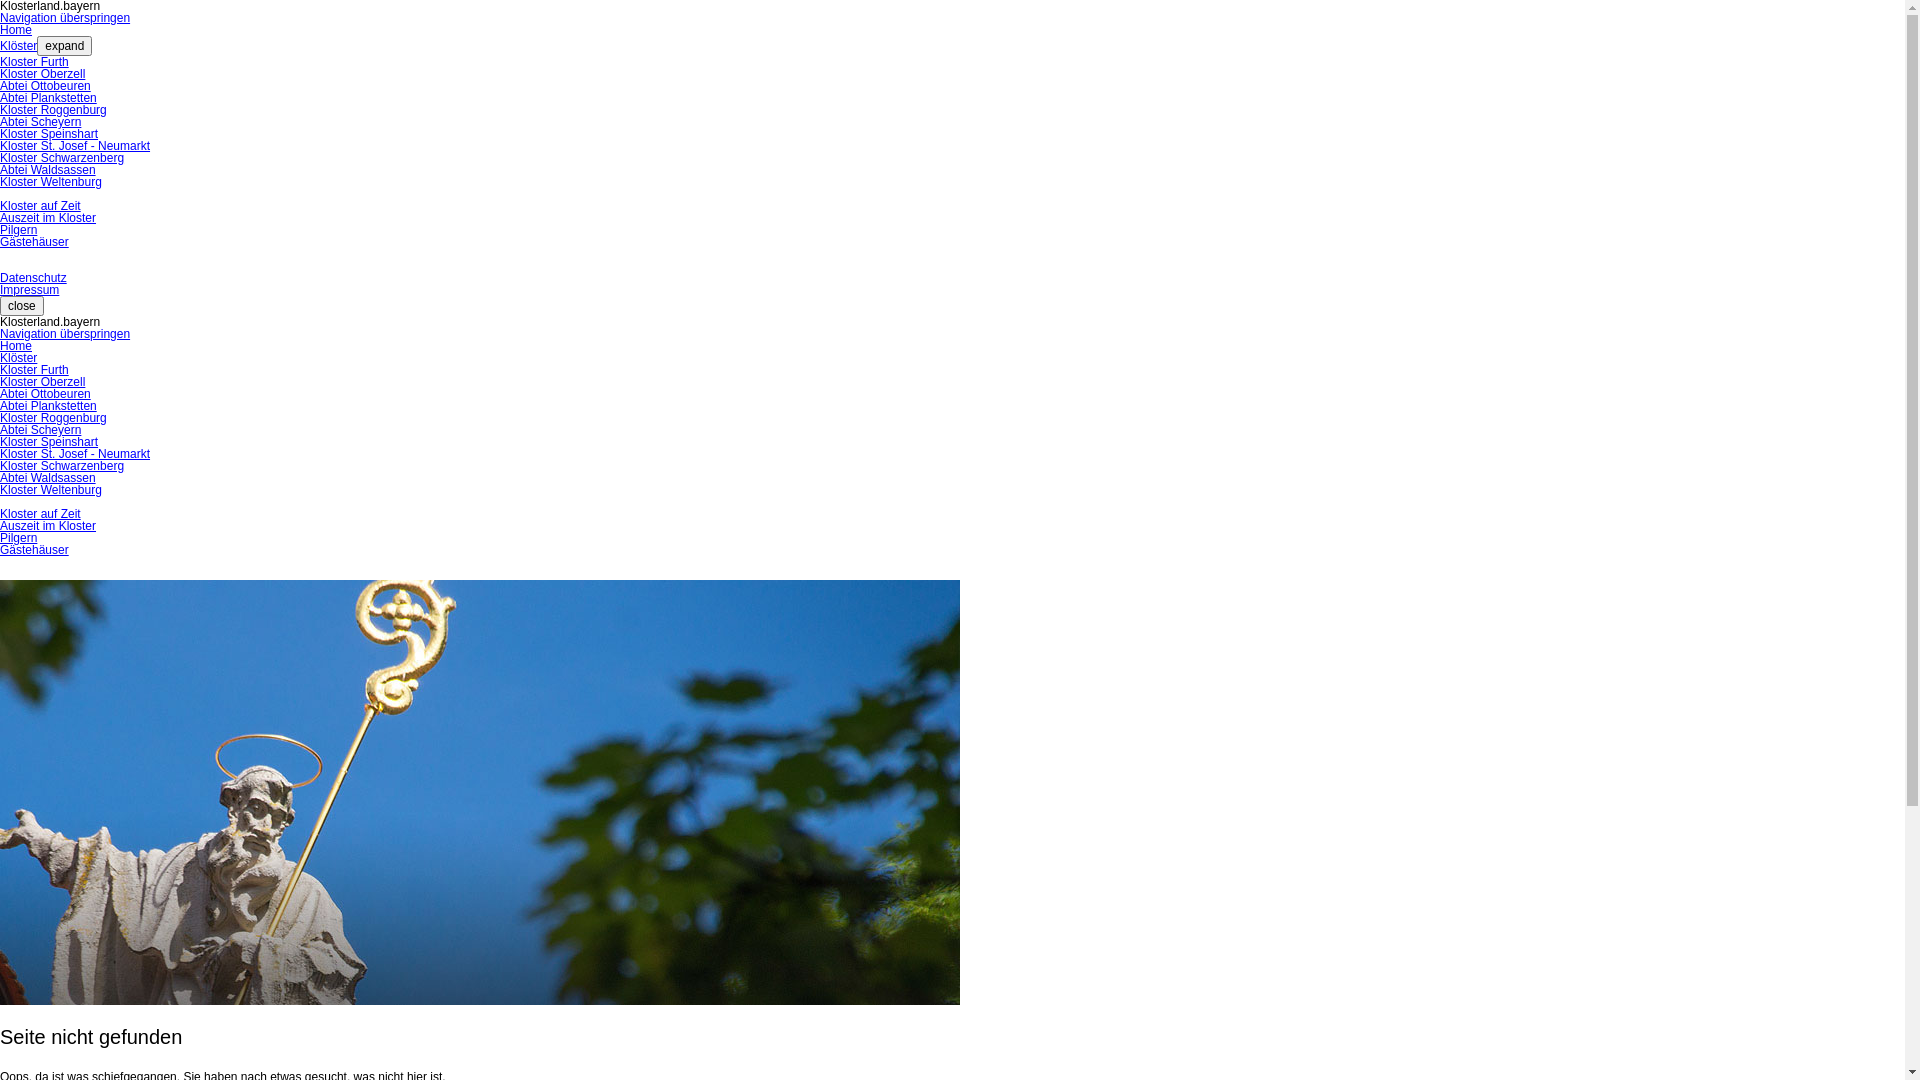 Image resolution: width=1920 pixels, height=1080 pixels. Describe the element at coordinates (22, 305) in the screenshot. I see `'close'` at that location.